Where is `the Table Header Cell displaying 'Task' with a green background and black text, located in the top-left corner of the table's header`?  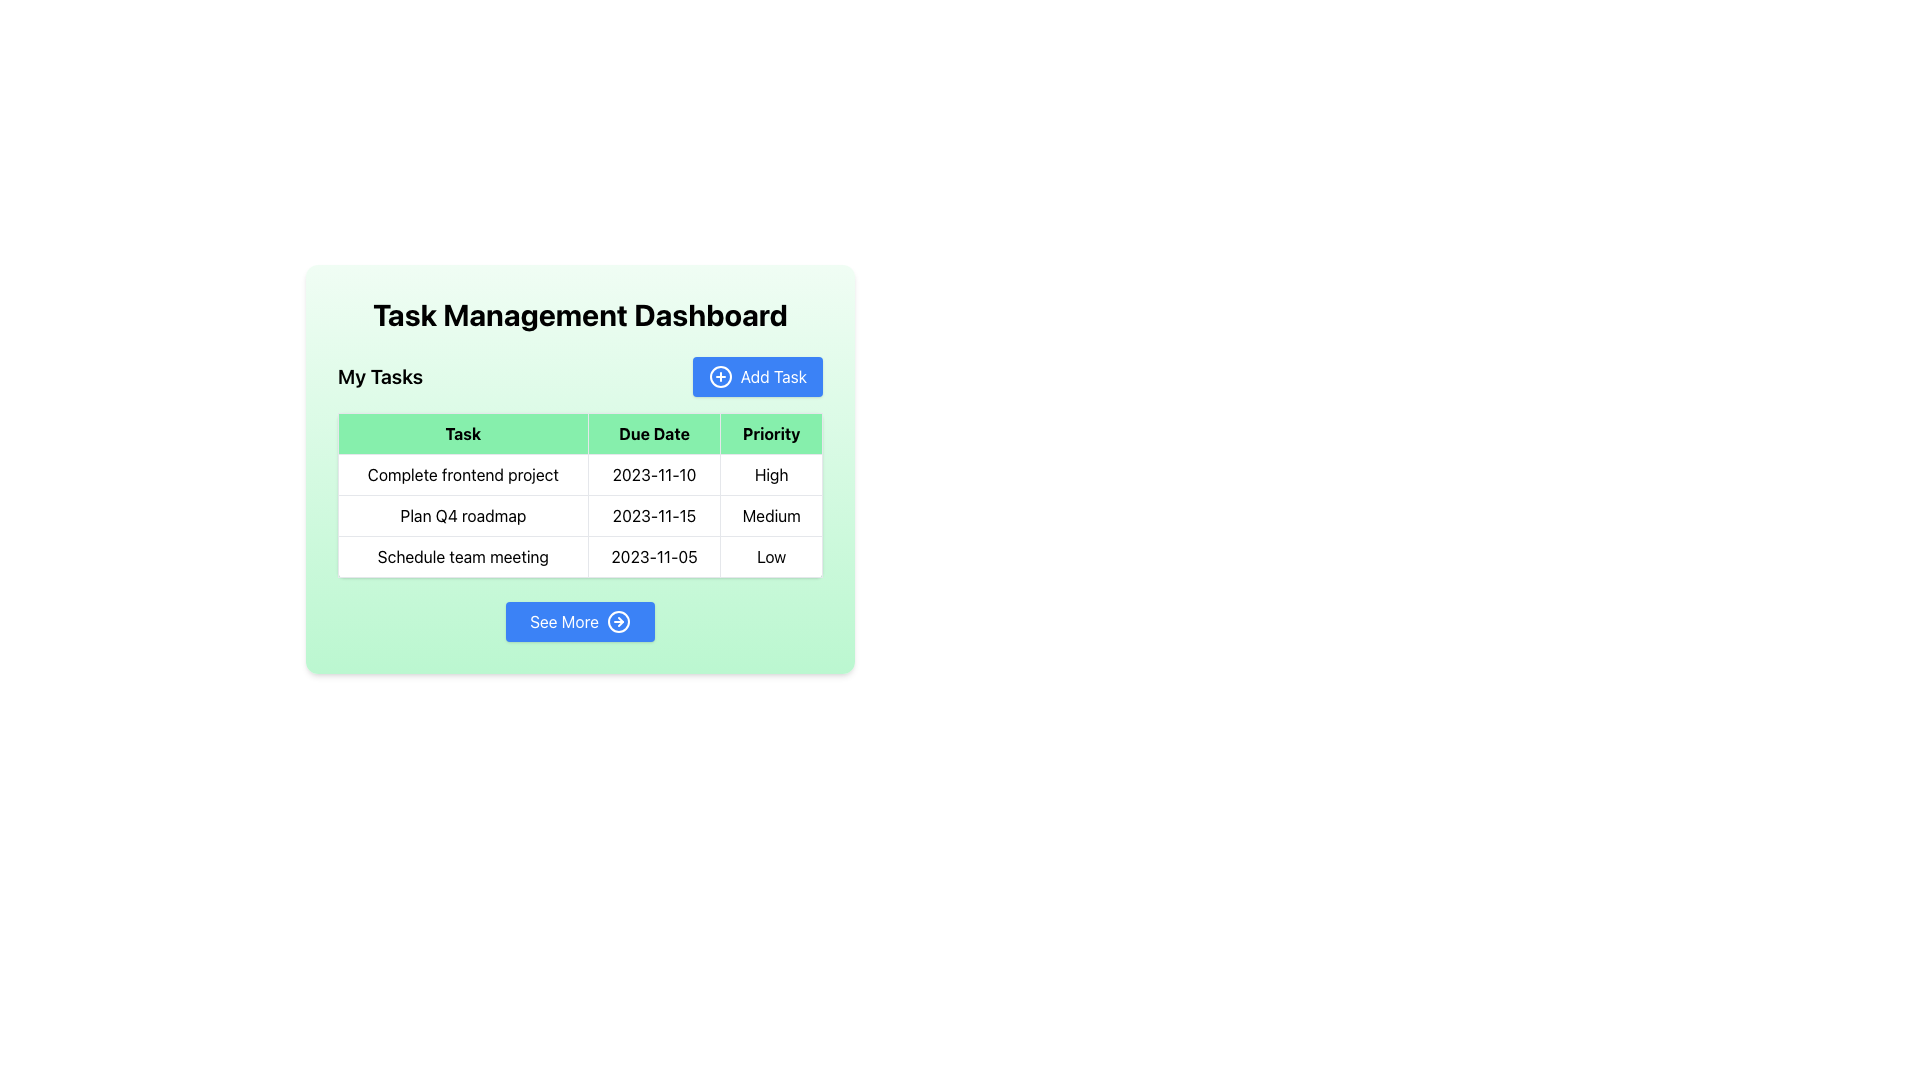 the Table Header Cell displaying 'Task' with a green background and black text, located in the top-left corner of the table's header is located at coordinates (462, 433).